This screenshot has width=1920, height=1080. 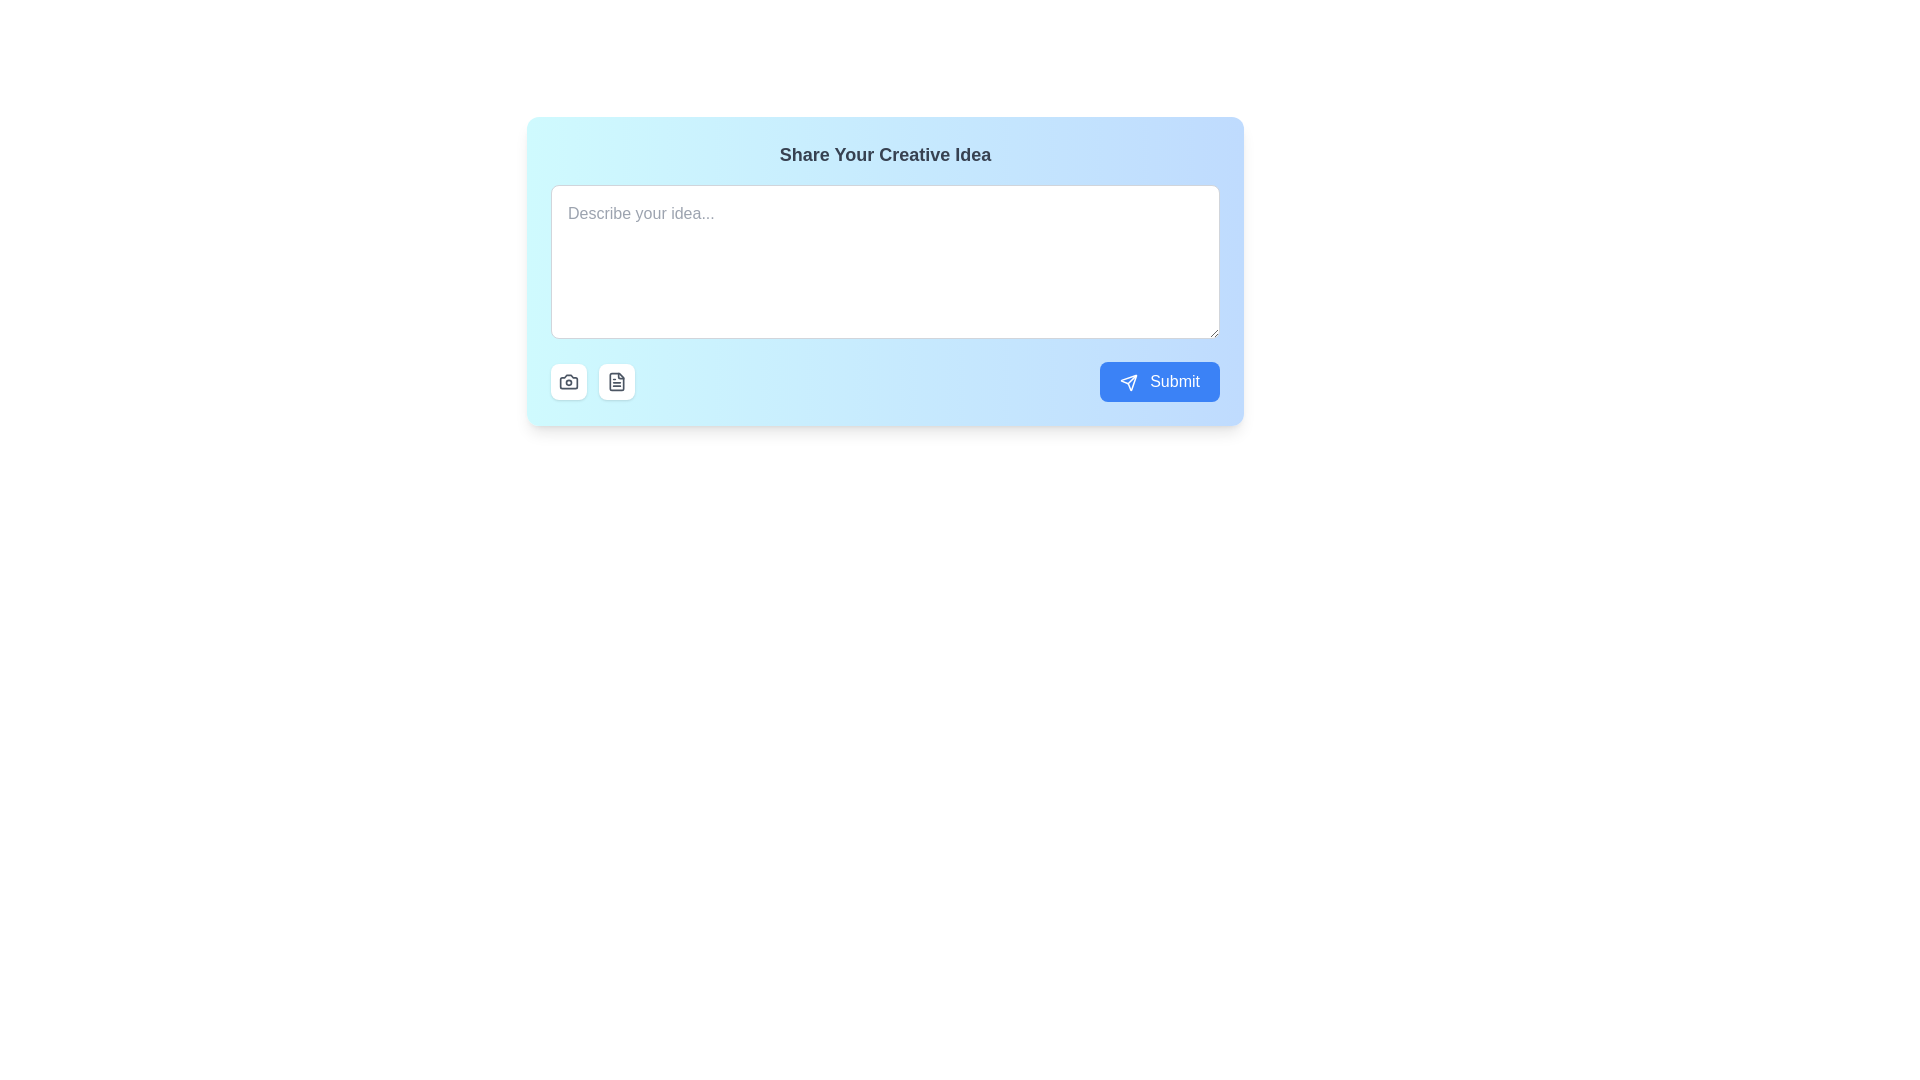 What do you see at coordinates (568, 381) in the screenshot?
I see `the camera icon, which is a compact outline-style icon in dark gray color, located within a rounded white button at the bottom-left corner of the input box above the submit button` at bounding box center [568, 381].